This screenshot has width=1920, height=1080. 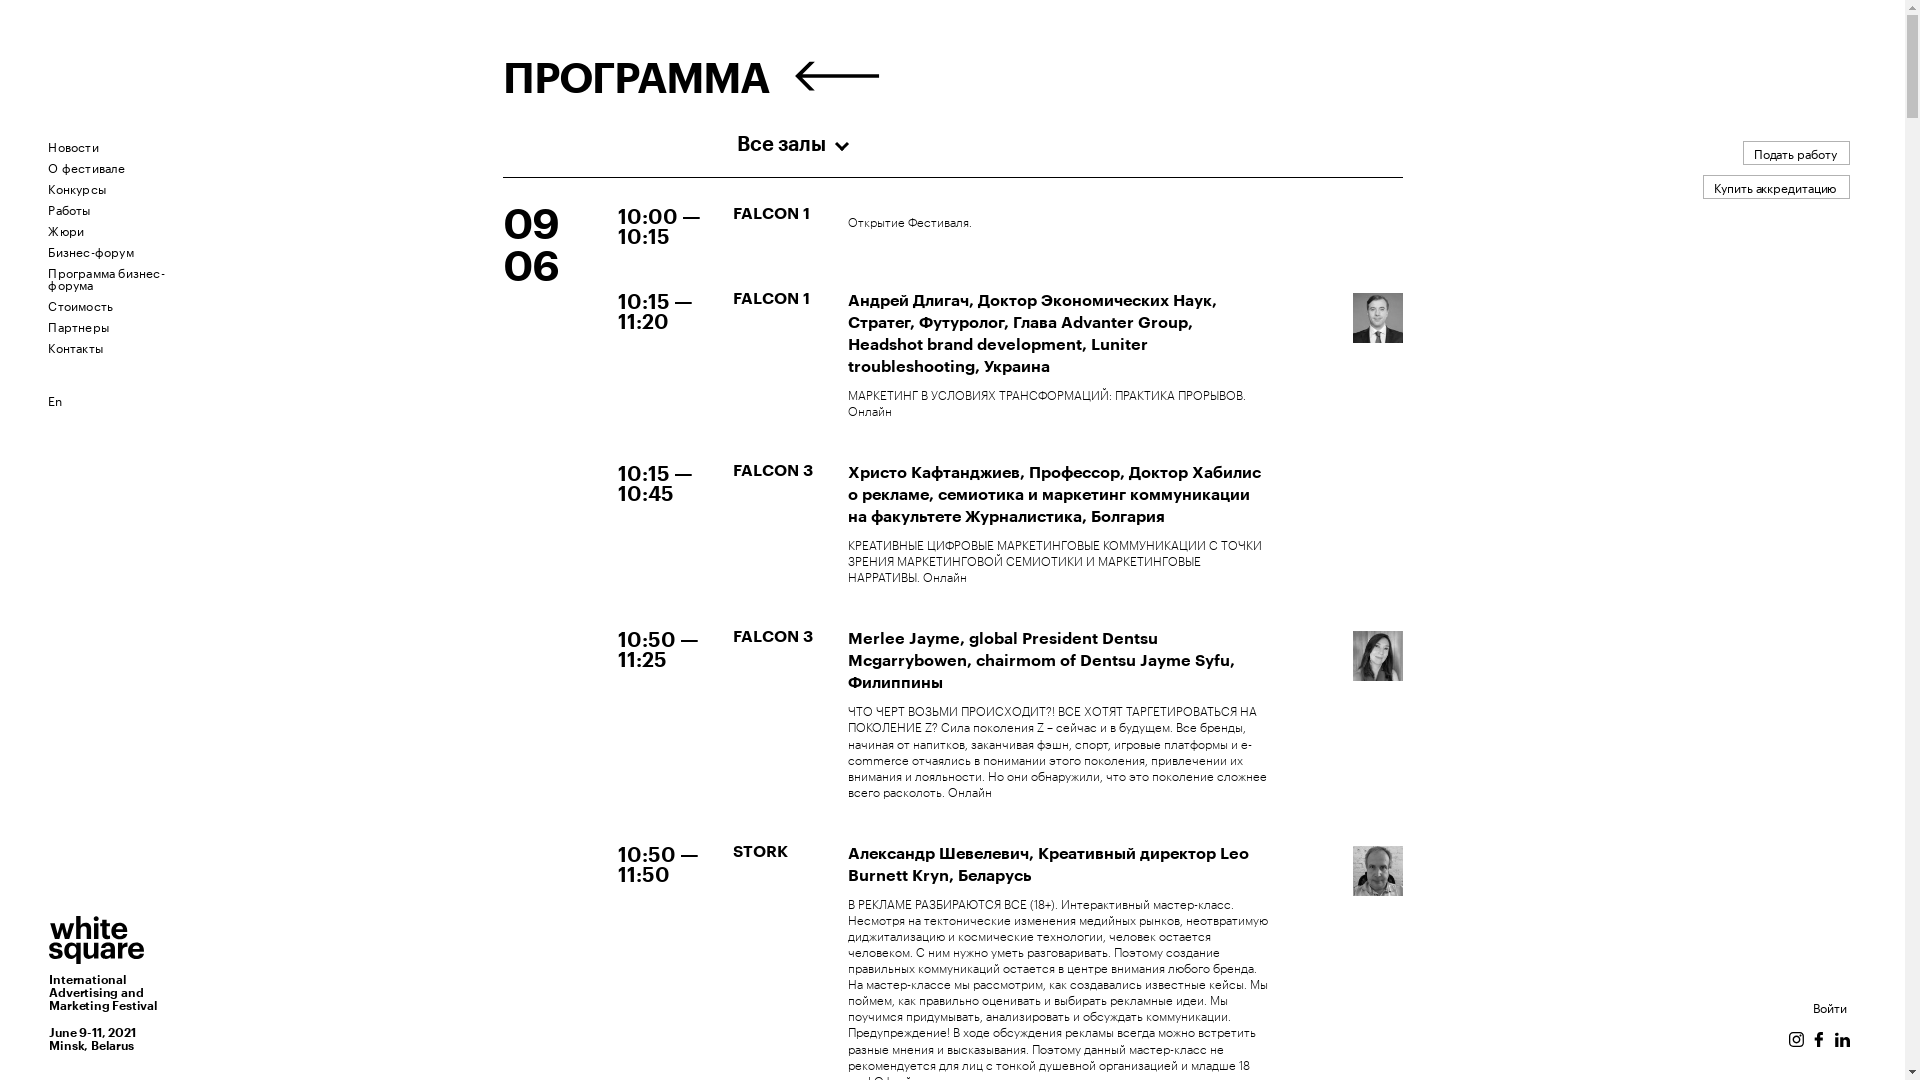 What do you see at coordinates (54, 399) in the screenshot?
I see `'En'` at bounding box center [54, 399].